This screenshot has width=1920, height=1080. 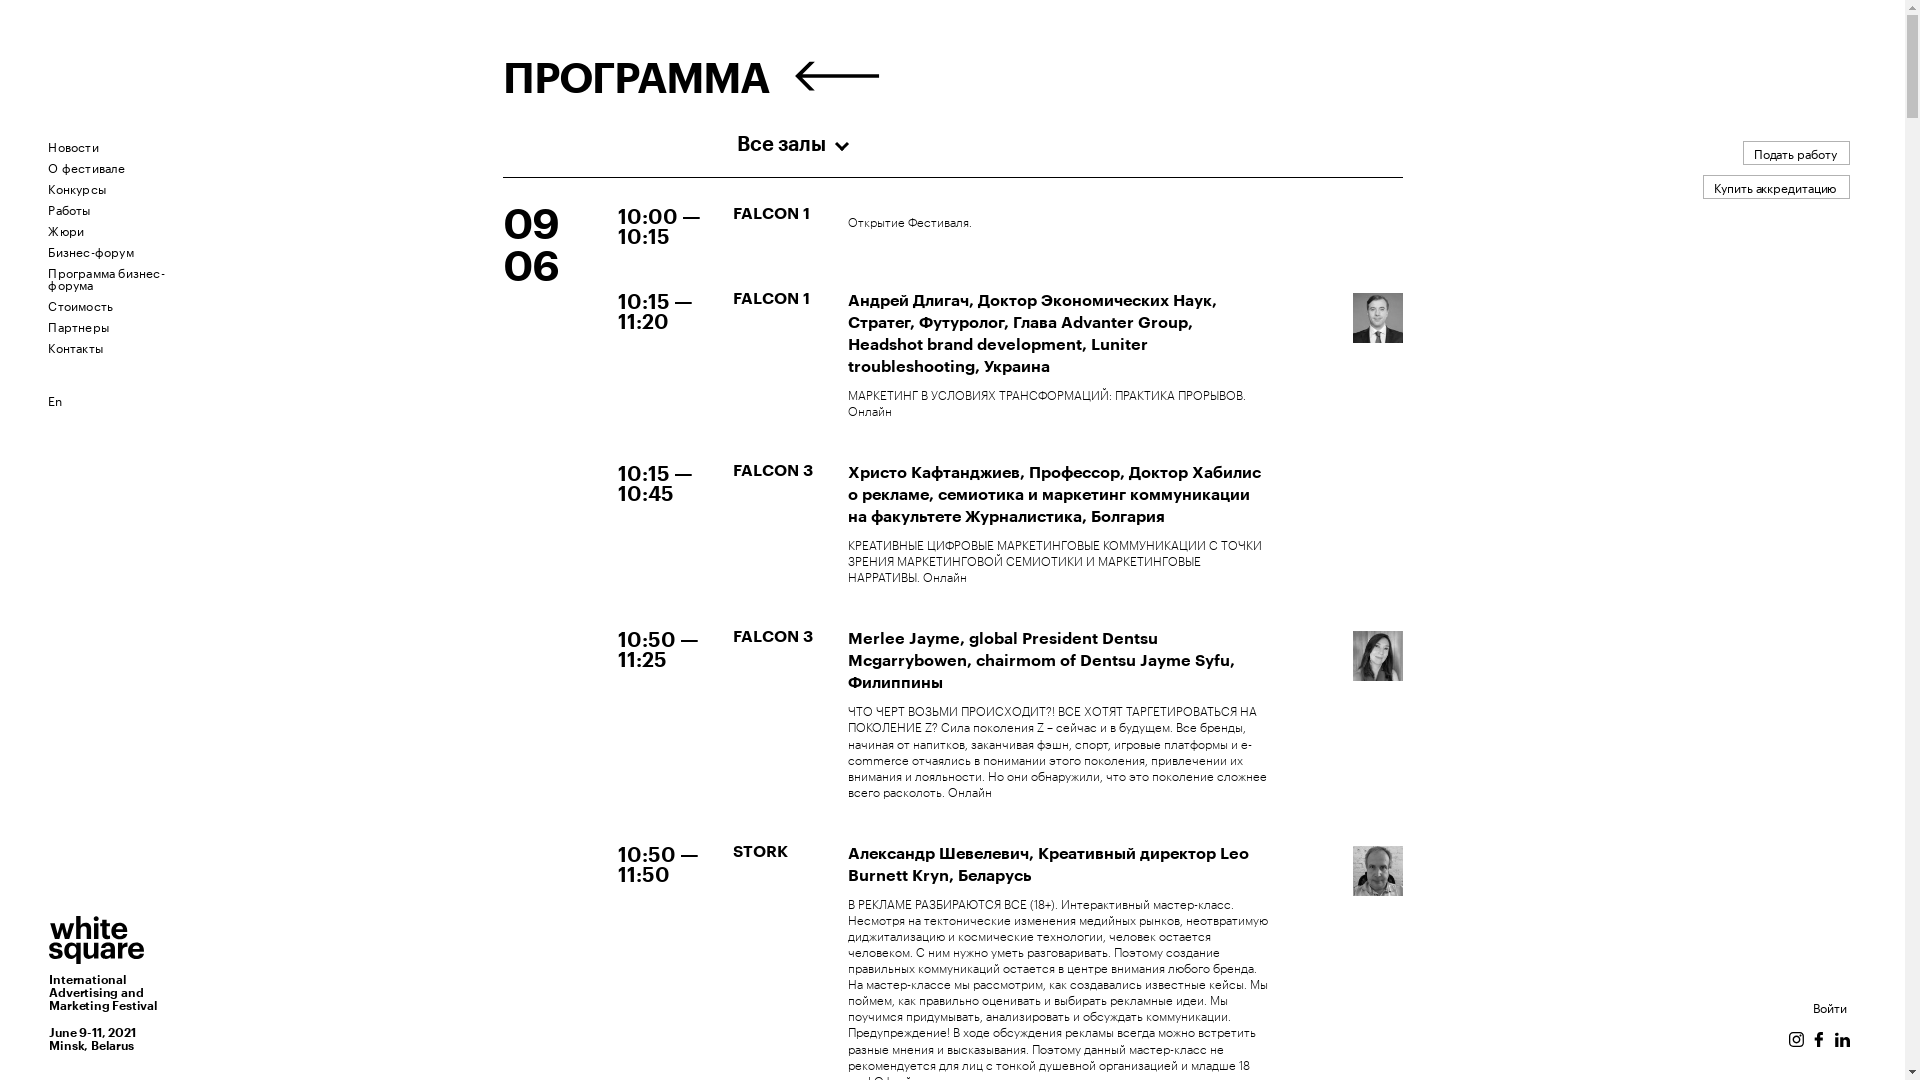 What do you see at coordinates (54, 399) in the screenshot?
I see `'En'` at bounding box center [54, 399].